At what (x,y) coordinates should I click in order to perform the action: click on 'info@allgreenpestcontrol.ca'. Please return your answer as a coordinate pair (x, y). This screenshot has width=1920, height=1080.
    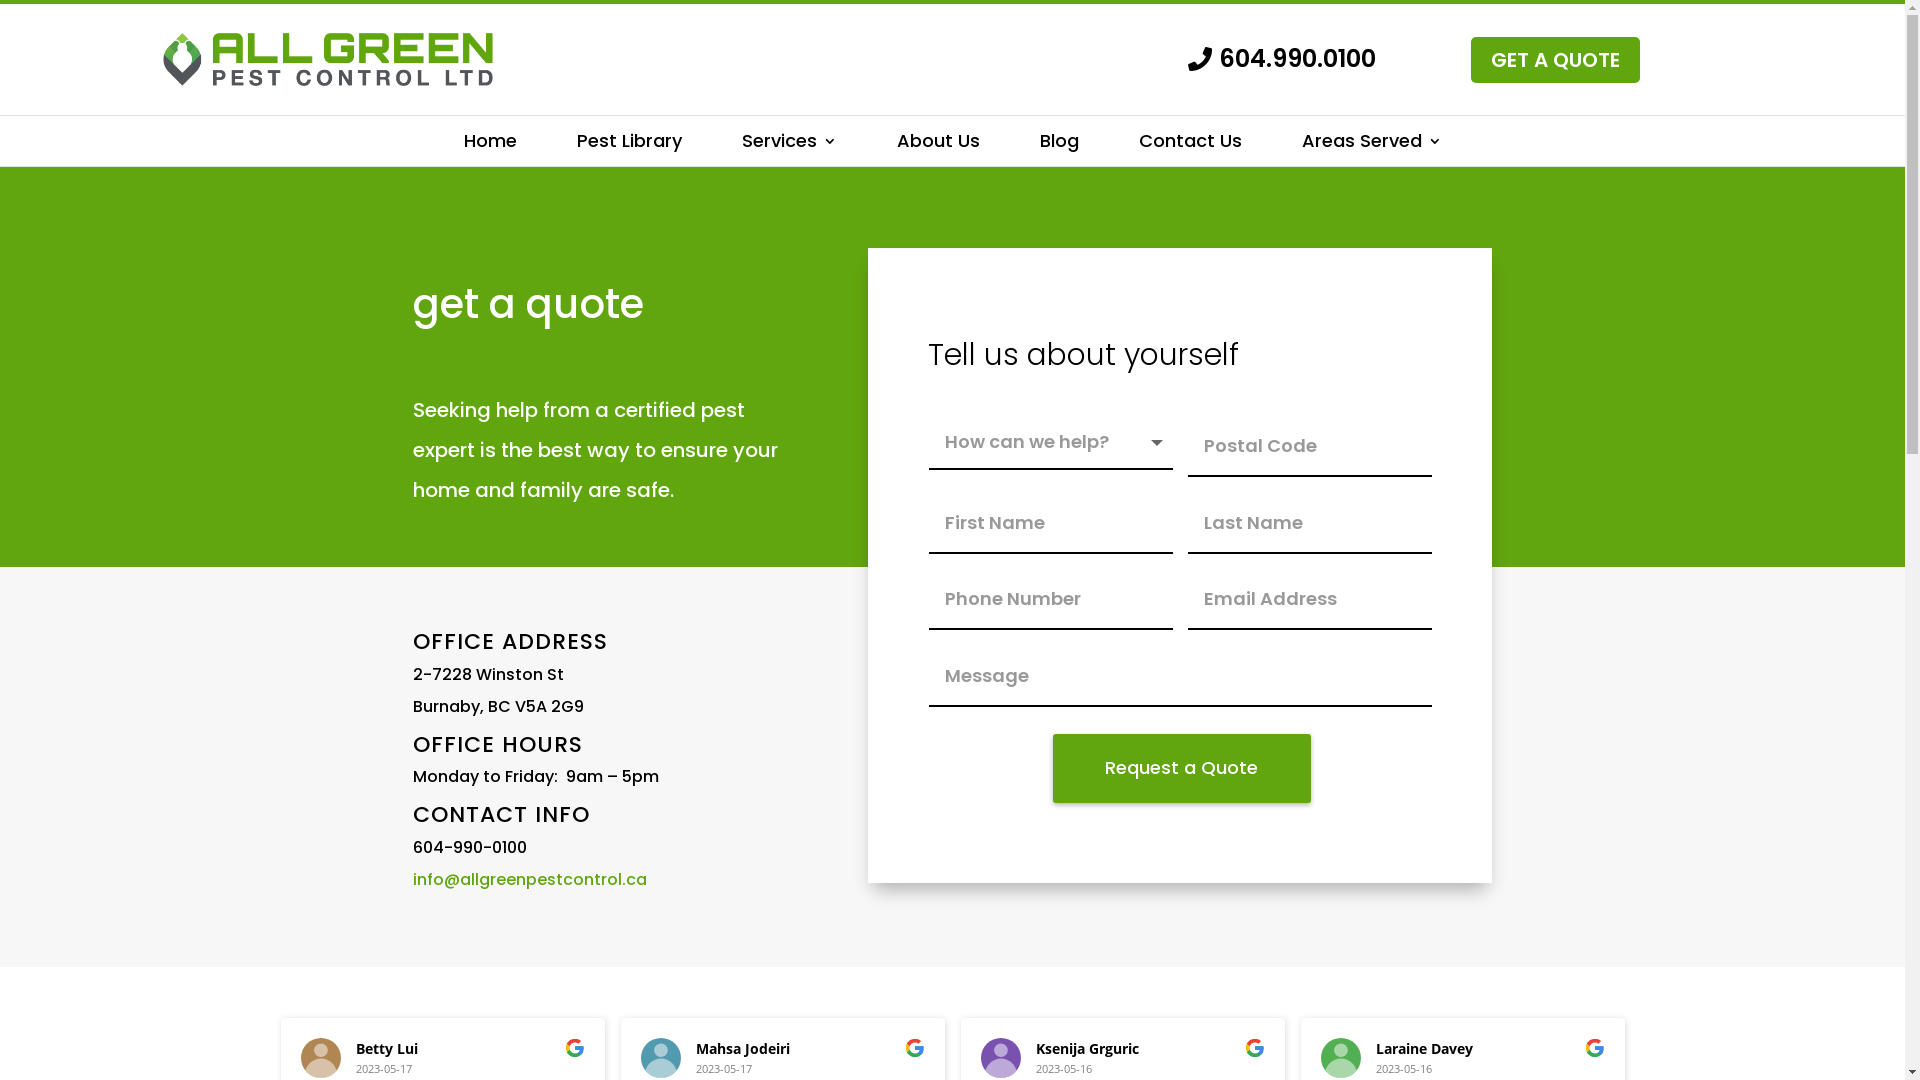
    Looking at the image, I should click on (528, 878).